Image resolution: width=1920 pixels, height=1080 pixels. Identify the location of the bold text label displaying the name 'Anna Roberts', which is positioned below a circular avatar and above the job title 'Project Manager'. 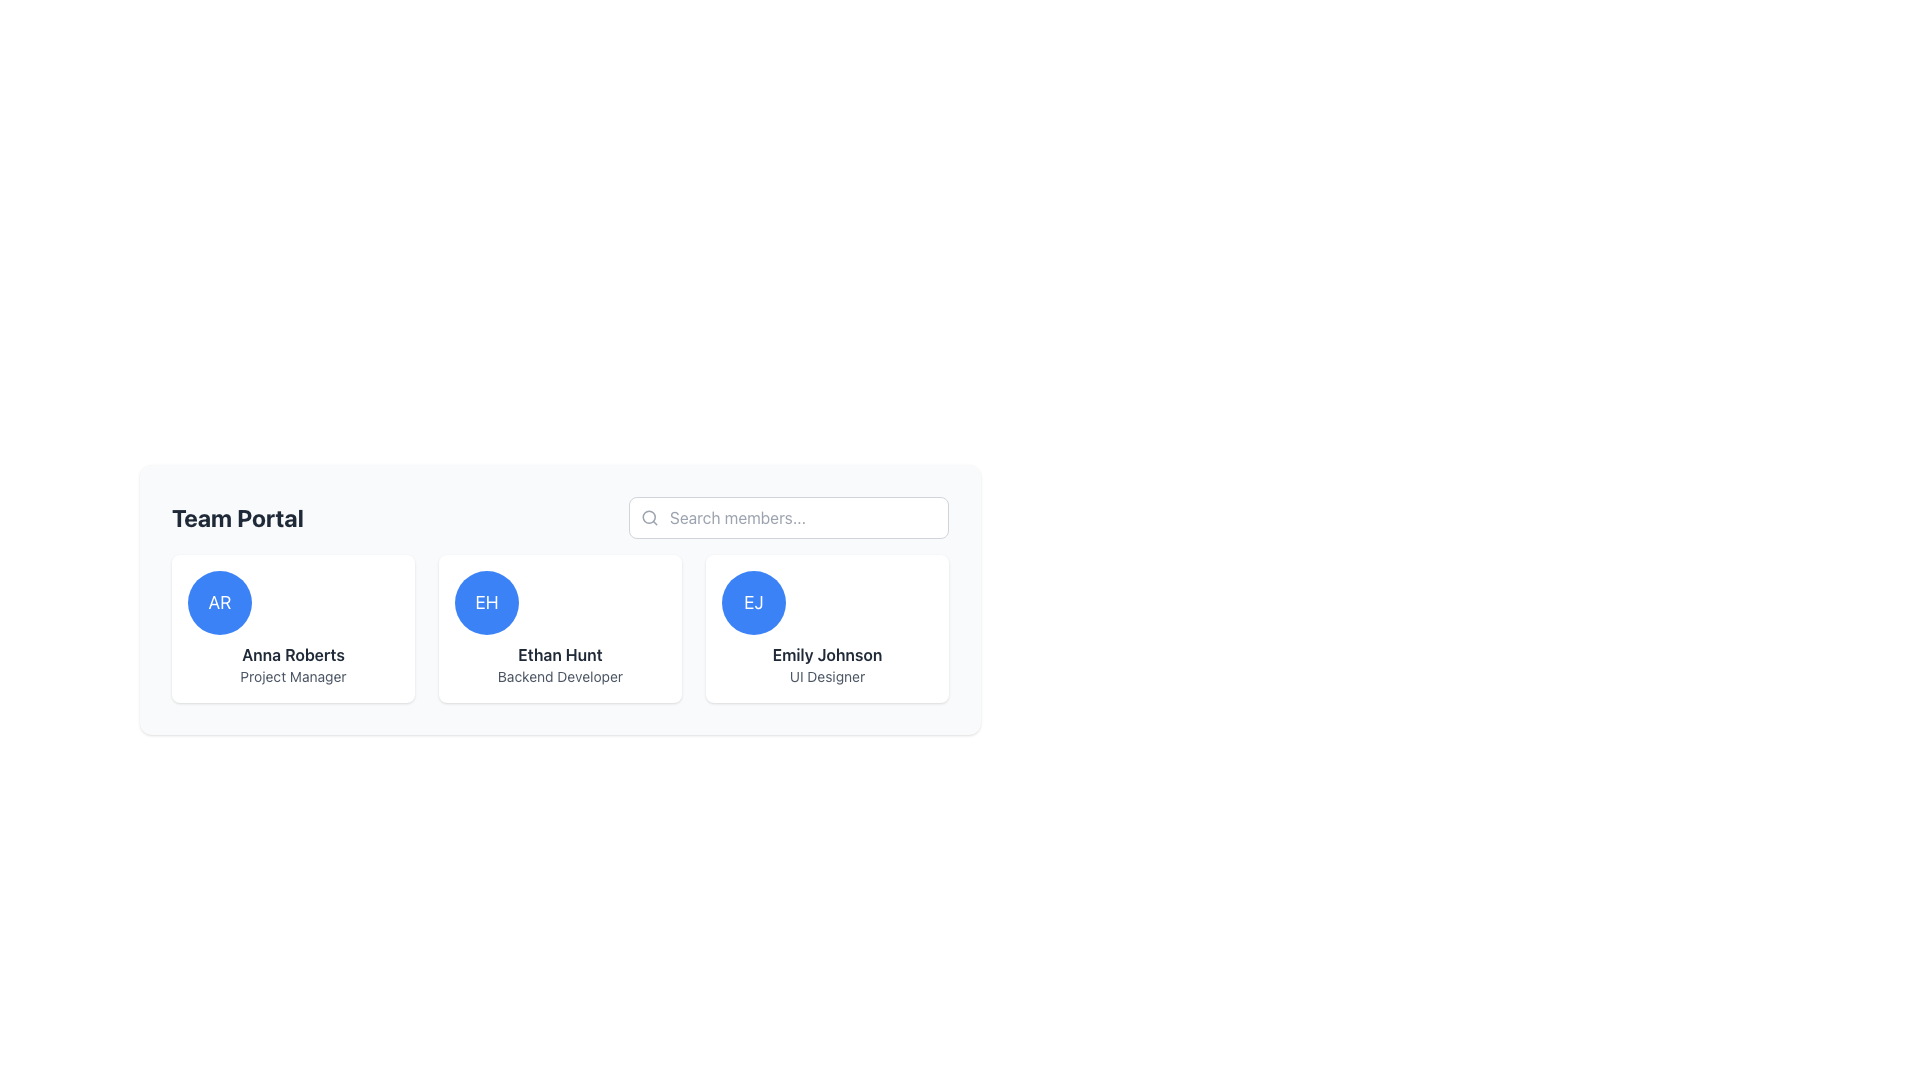
(292, 655).